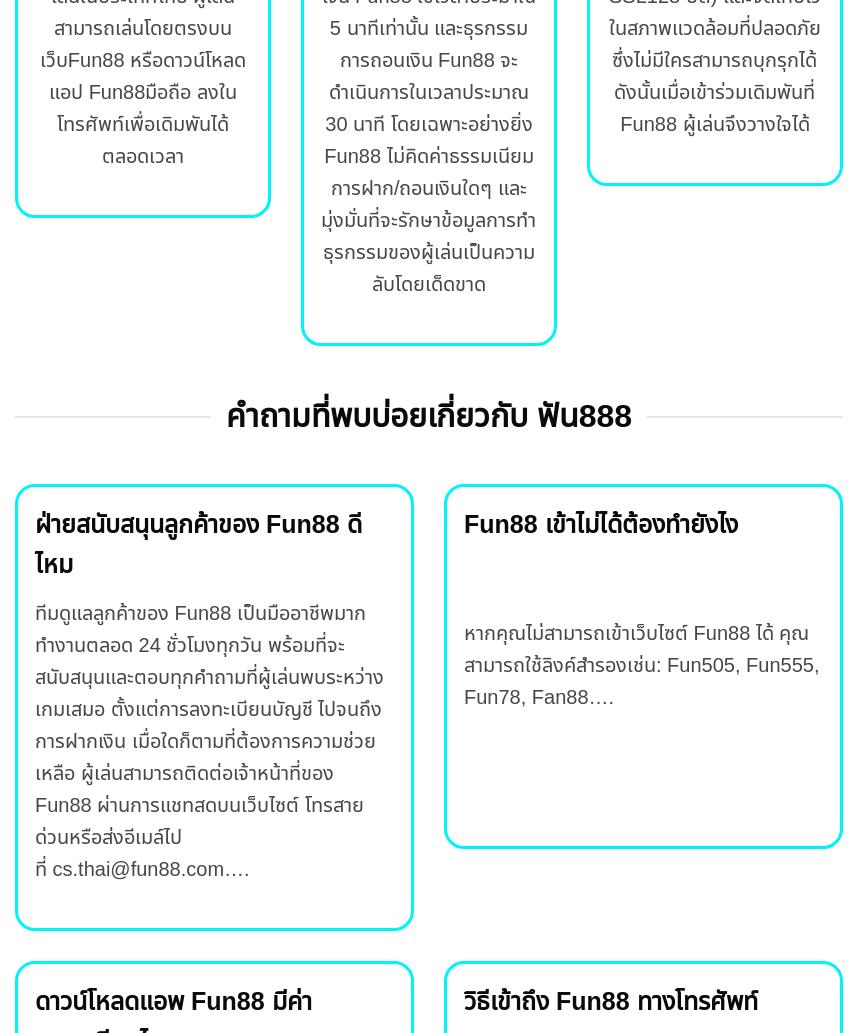 This screenshot has width=858, height=1033. Describe the element at coordinates (431, 60) in the screenshot. I see `'ถอนเงิน Fun88'` at that location.